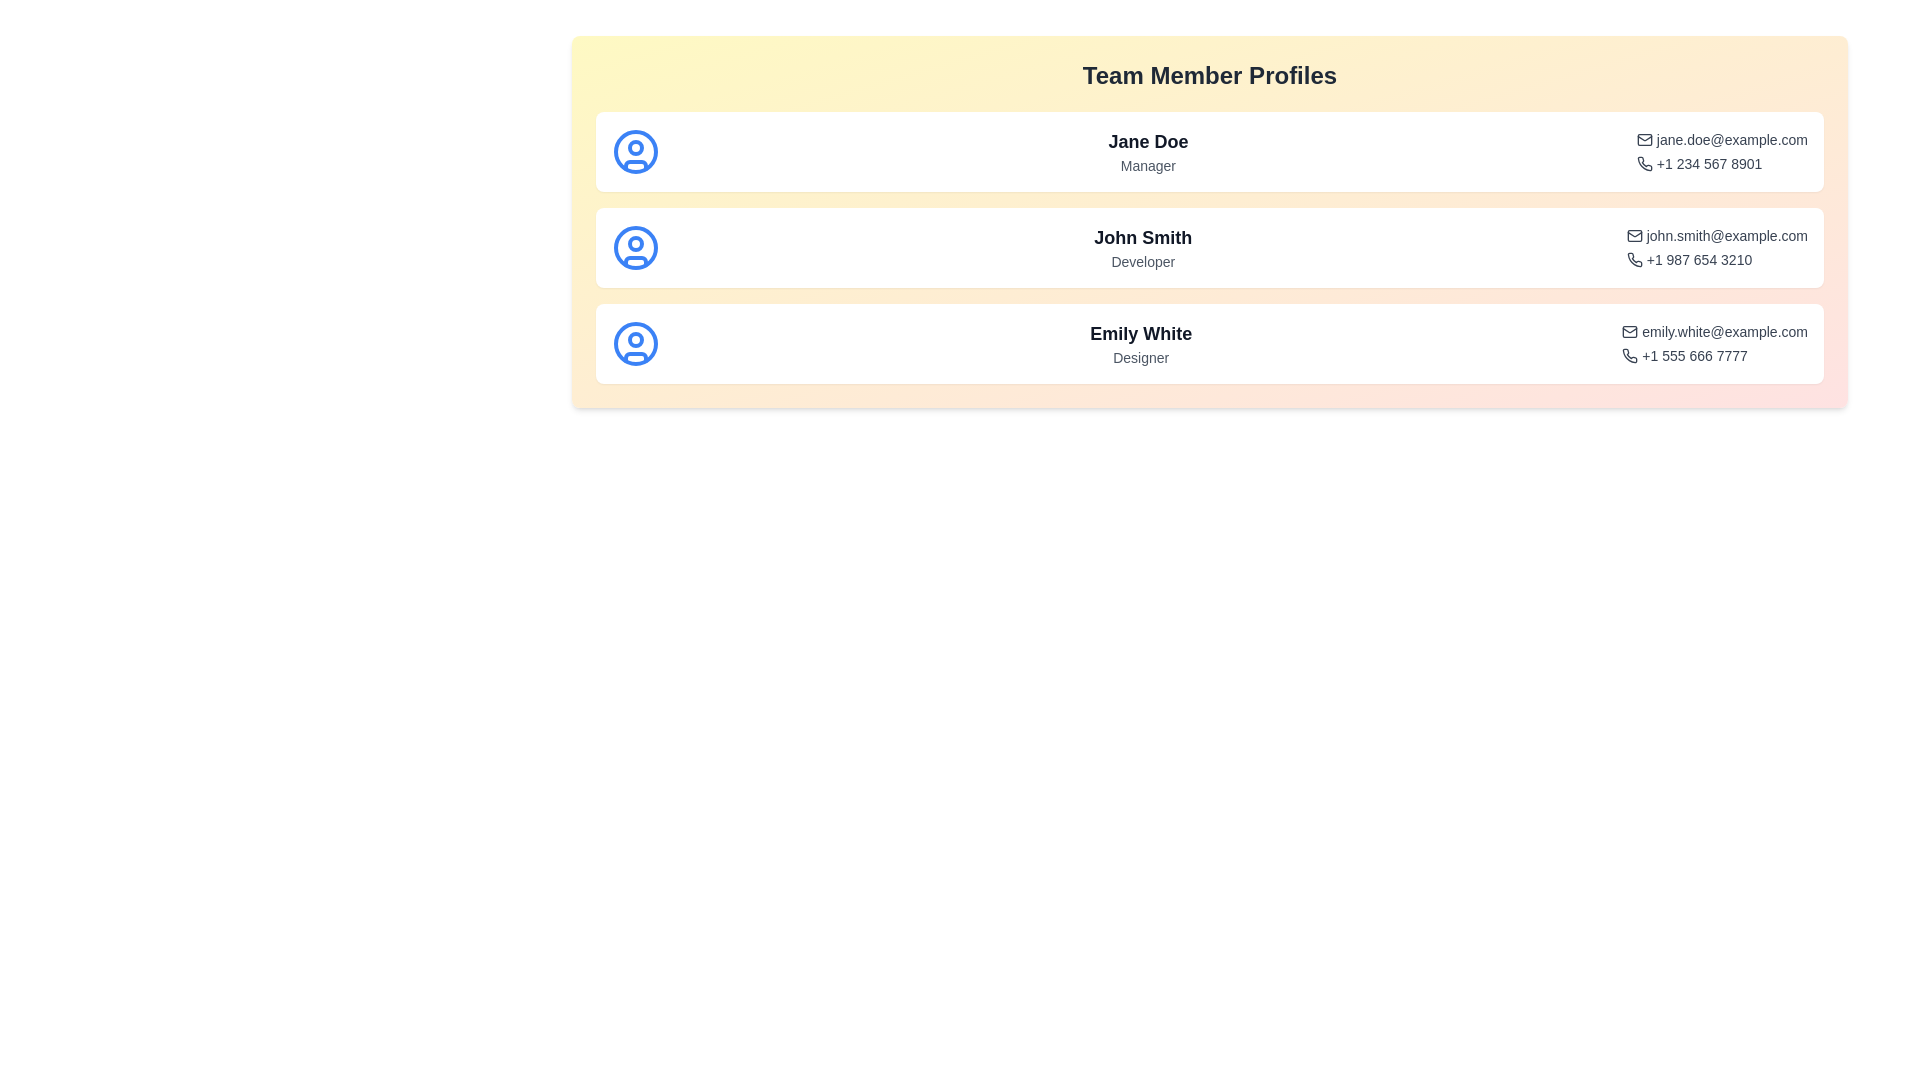 This screenshot has width=1920, height=1080. I want to click on the profile entry corresponding to John Smith, so click(1208, 246).